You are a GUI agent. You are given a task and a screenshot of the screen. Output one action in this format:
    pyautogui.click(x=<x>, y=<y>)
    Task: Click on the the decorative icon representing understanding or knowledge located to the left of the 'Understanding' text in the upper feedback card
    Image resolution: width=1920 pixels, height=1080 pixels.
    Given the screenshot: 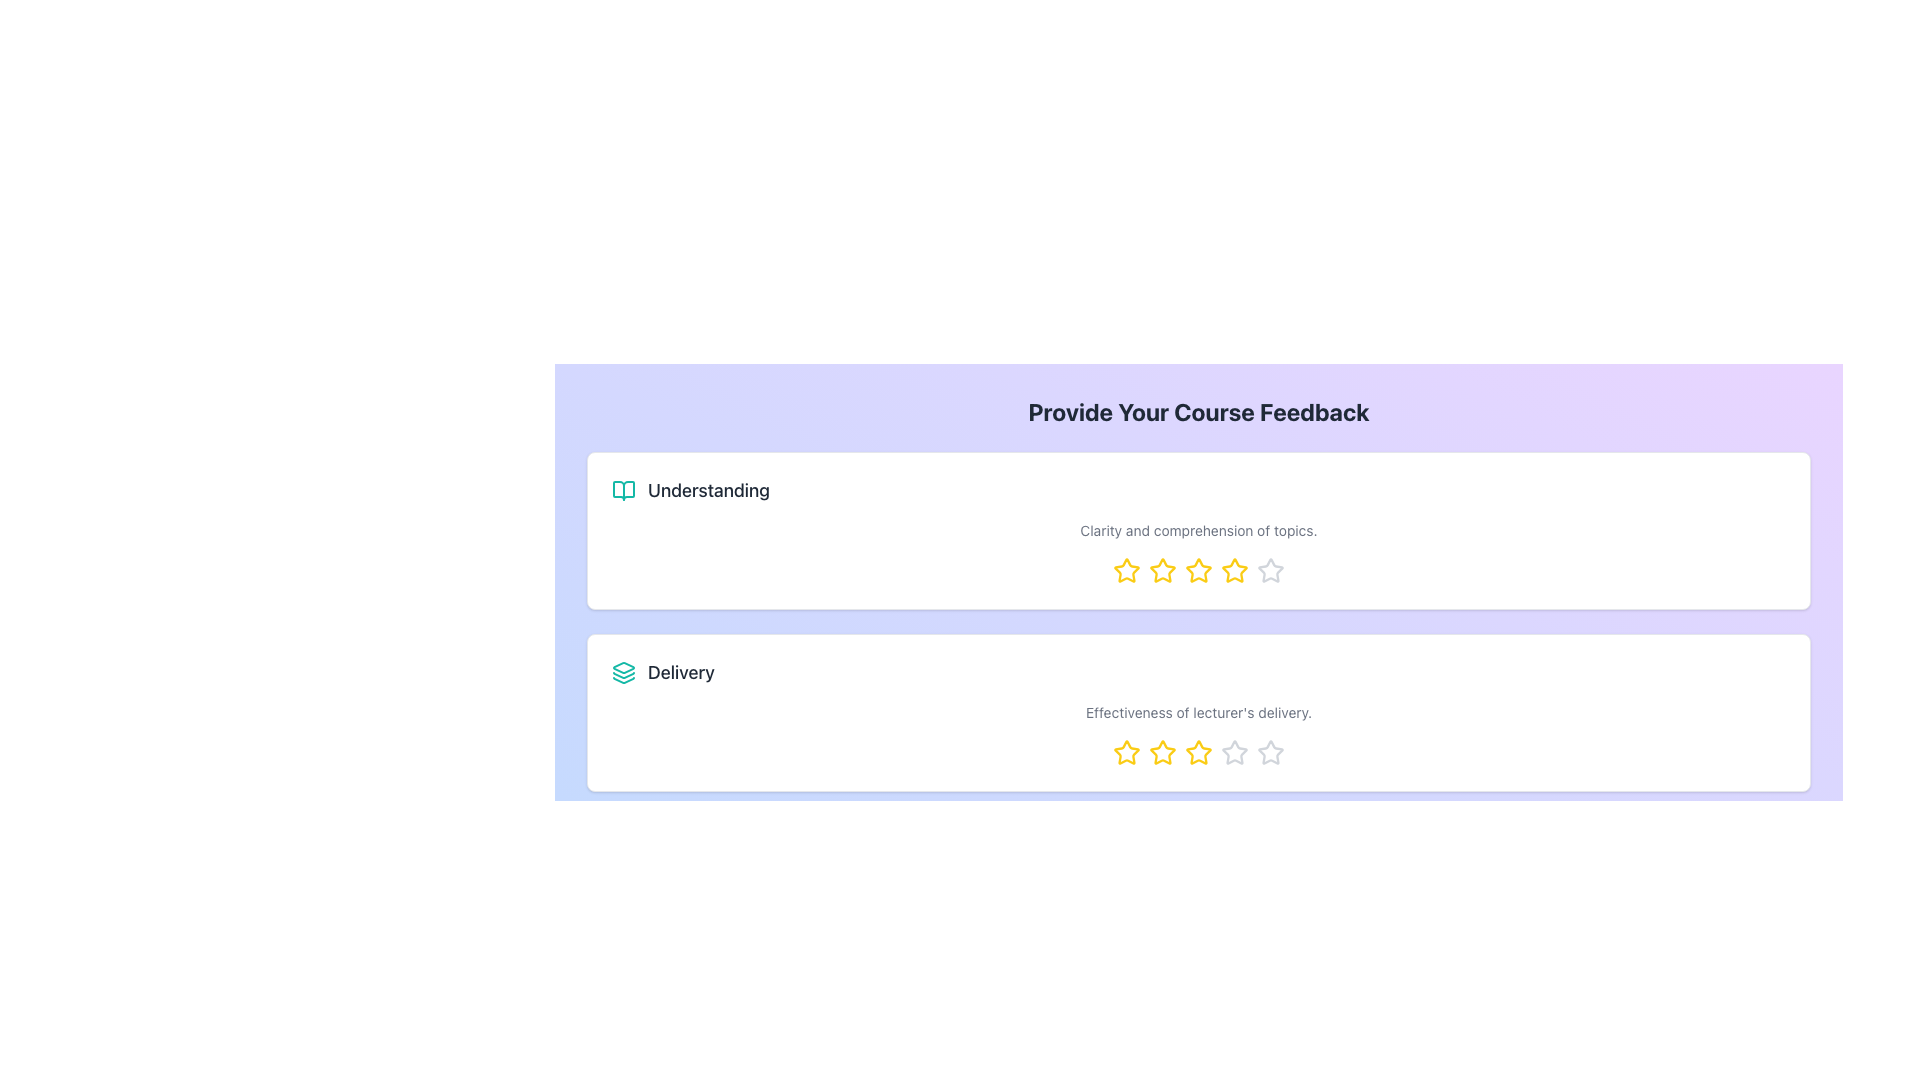 What is the action you would take?
    pyautogui.click(x=623, y=490)
    